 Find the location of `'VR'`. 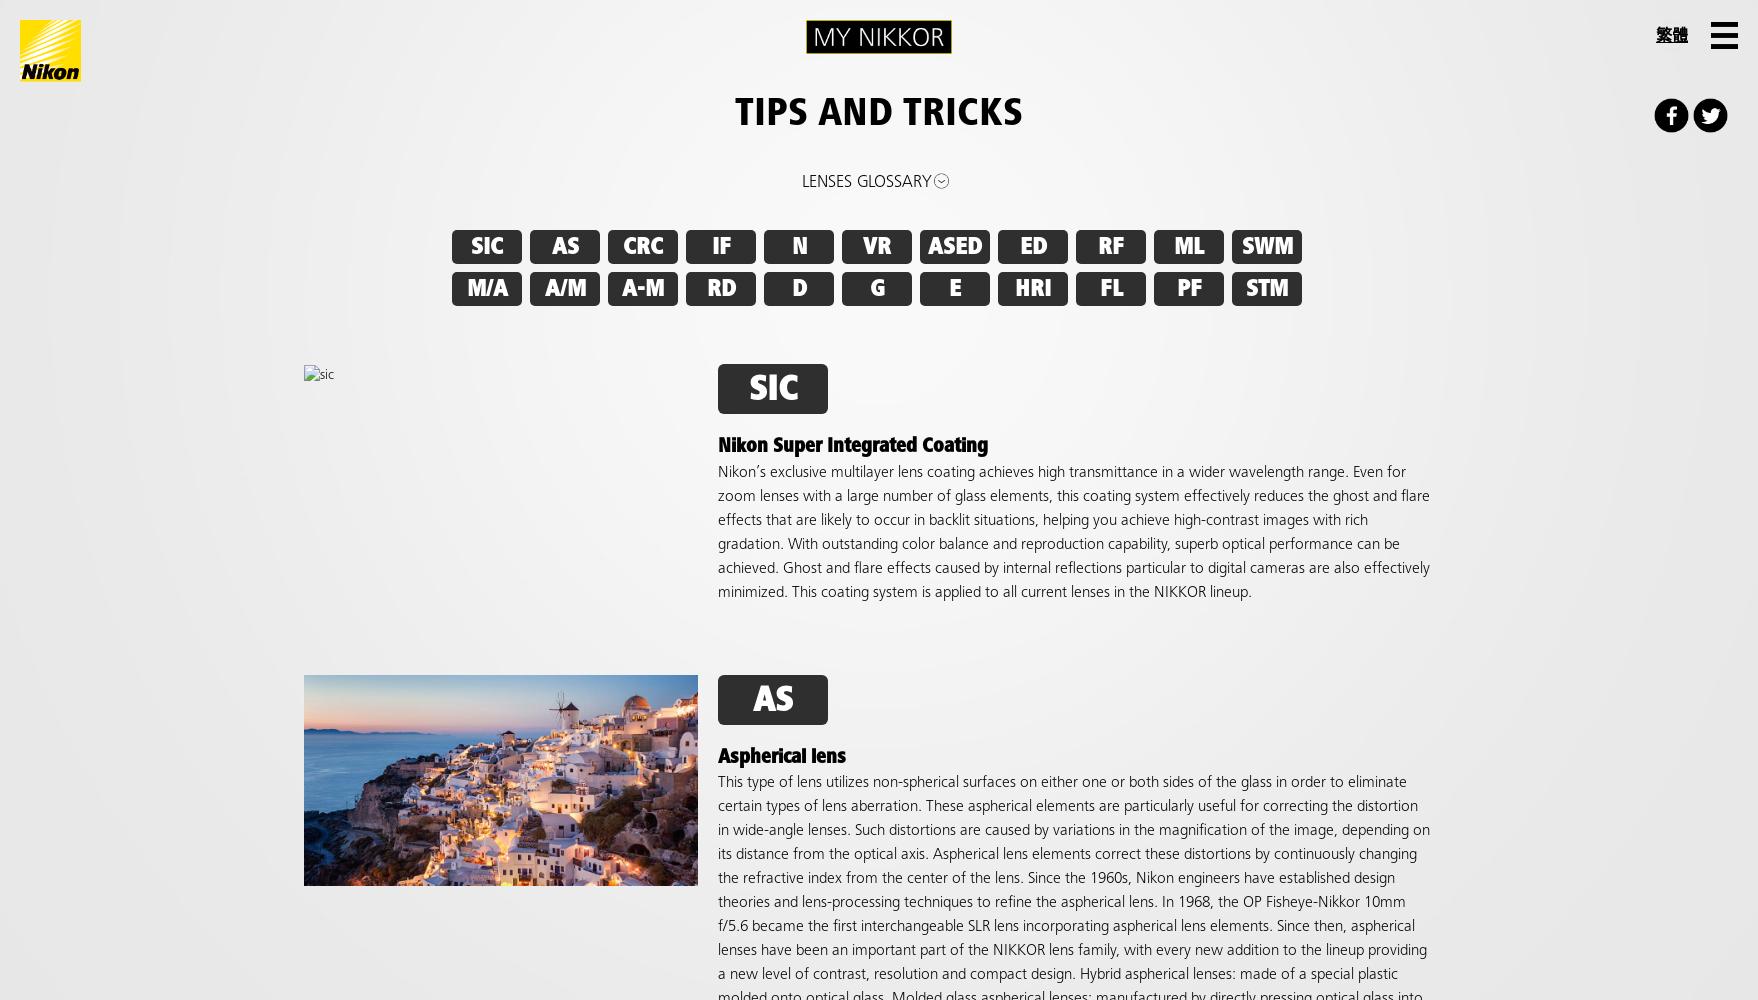

'VR' is located at coordinates (876, 246).